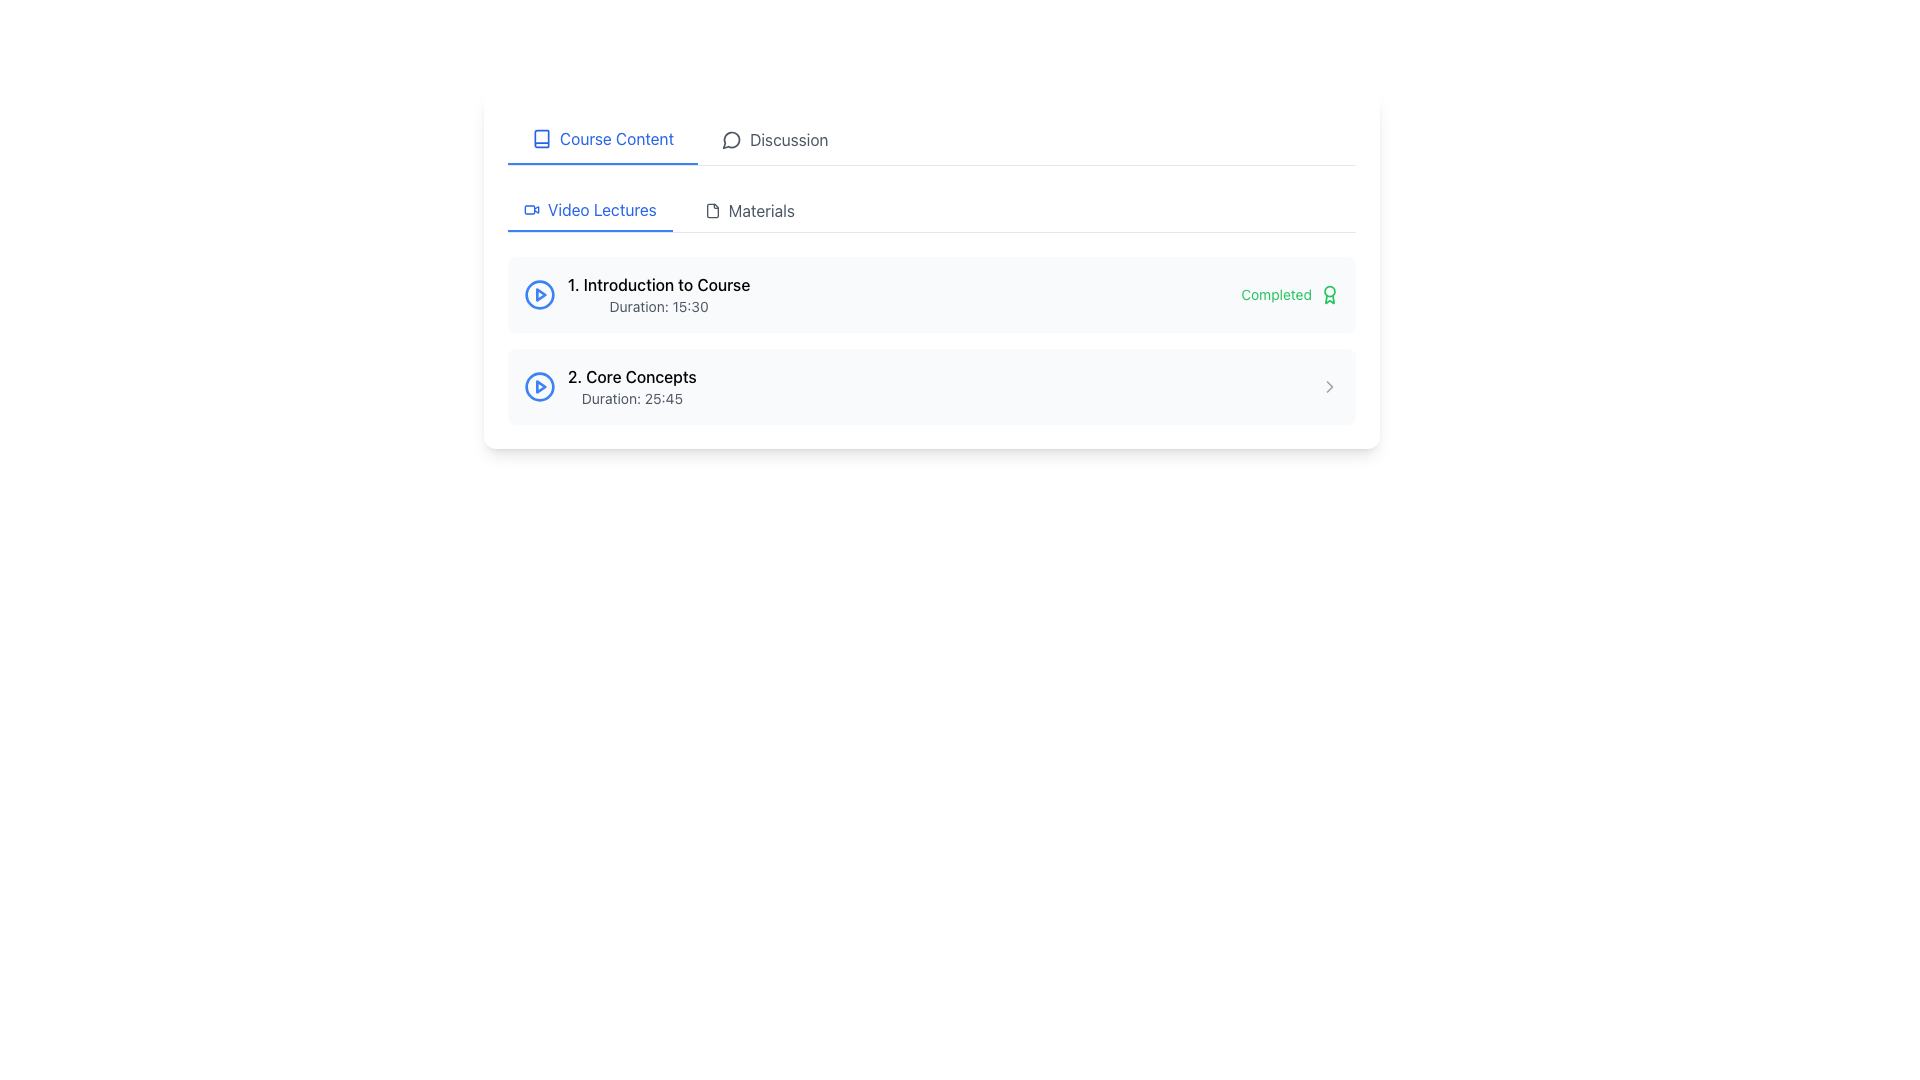 The height and width of the screenshot is (1080, 1920). What do you see at coordinates (539, 386) in the screenshot?
I see `the blue circular SVG graphic icon located to the left of the '2. Core Concepts' video entry in the vertical list of video lectures` at bounding box center [539, 386].